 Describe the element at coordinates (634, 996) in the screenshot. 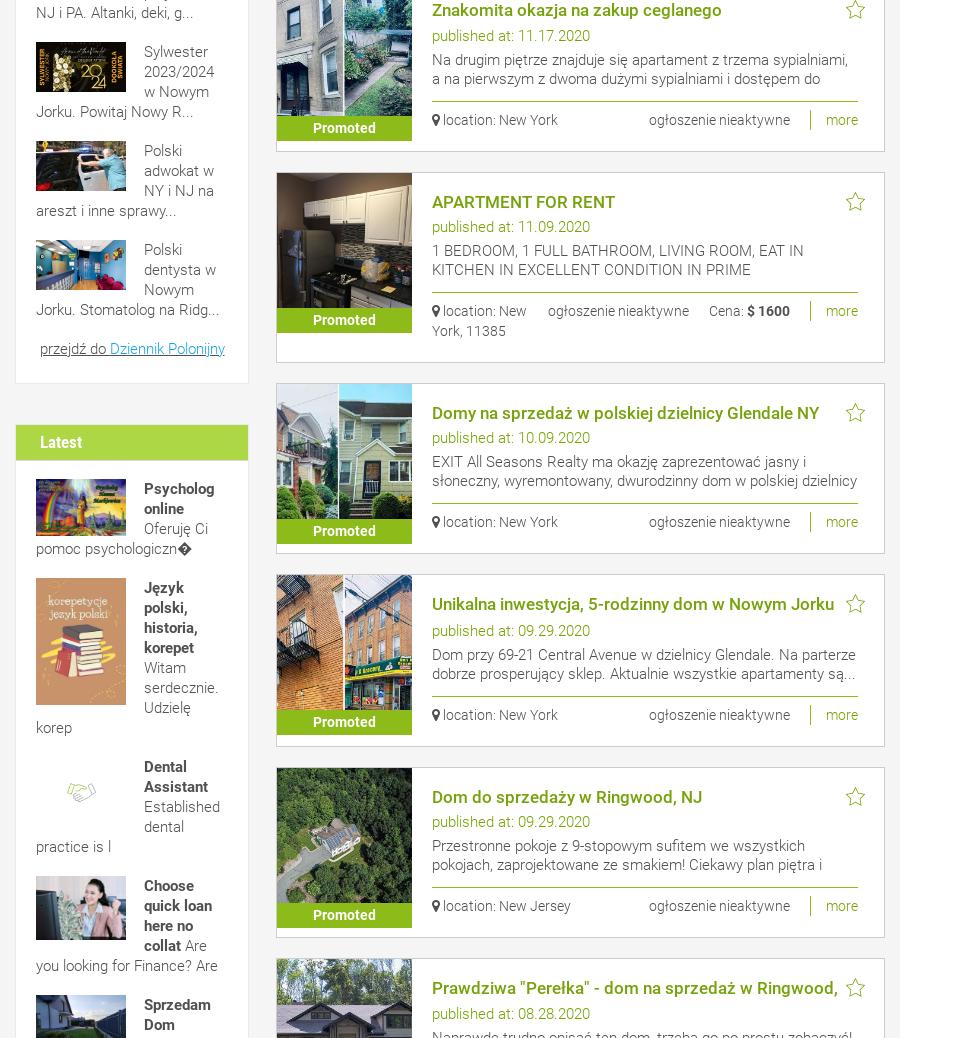

I see `'Prawdziwa "Perełka" - dom na sprzedaż w Ringwood, NJ'` at that location.